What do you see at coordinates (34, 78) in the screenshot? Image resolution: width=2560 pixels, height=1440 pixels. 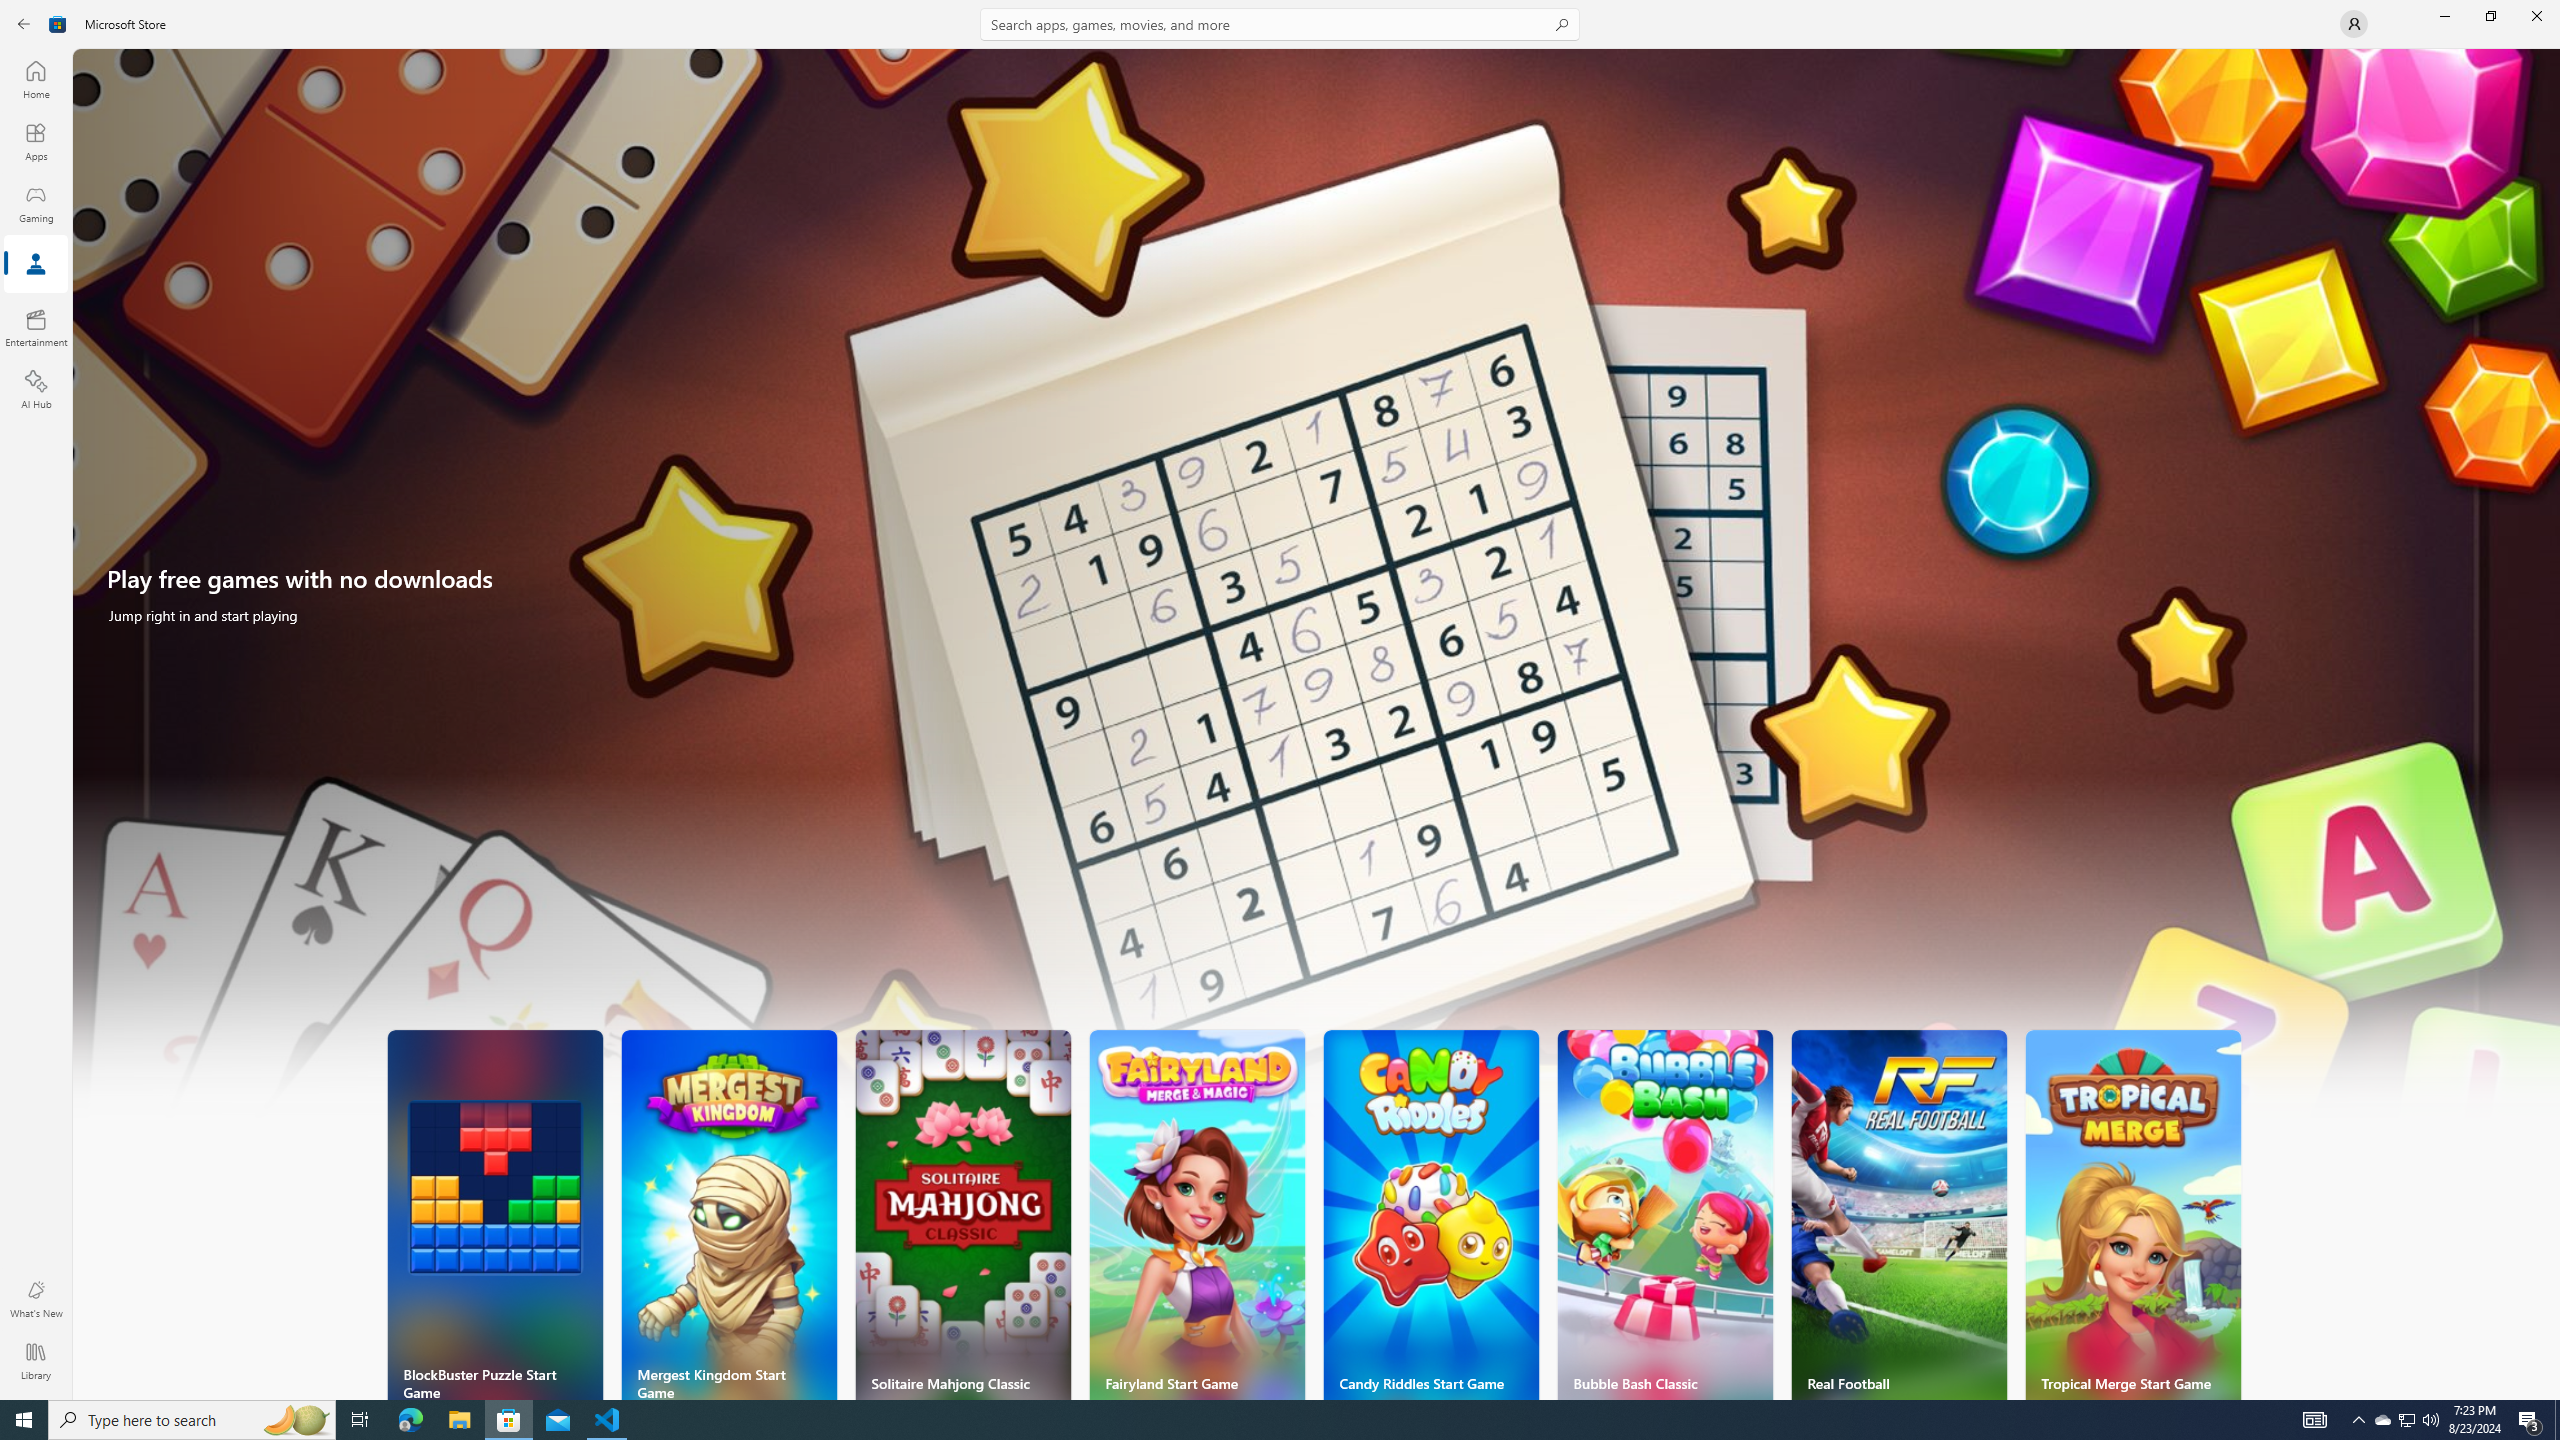 I see `'Home'` at bounding box center [34, 78].